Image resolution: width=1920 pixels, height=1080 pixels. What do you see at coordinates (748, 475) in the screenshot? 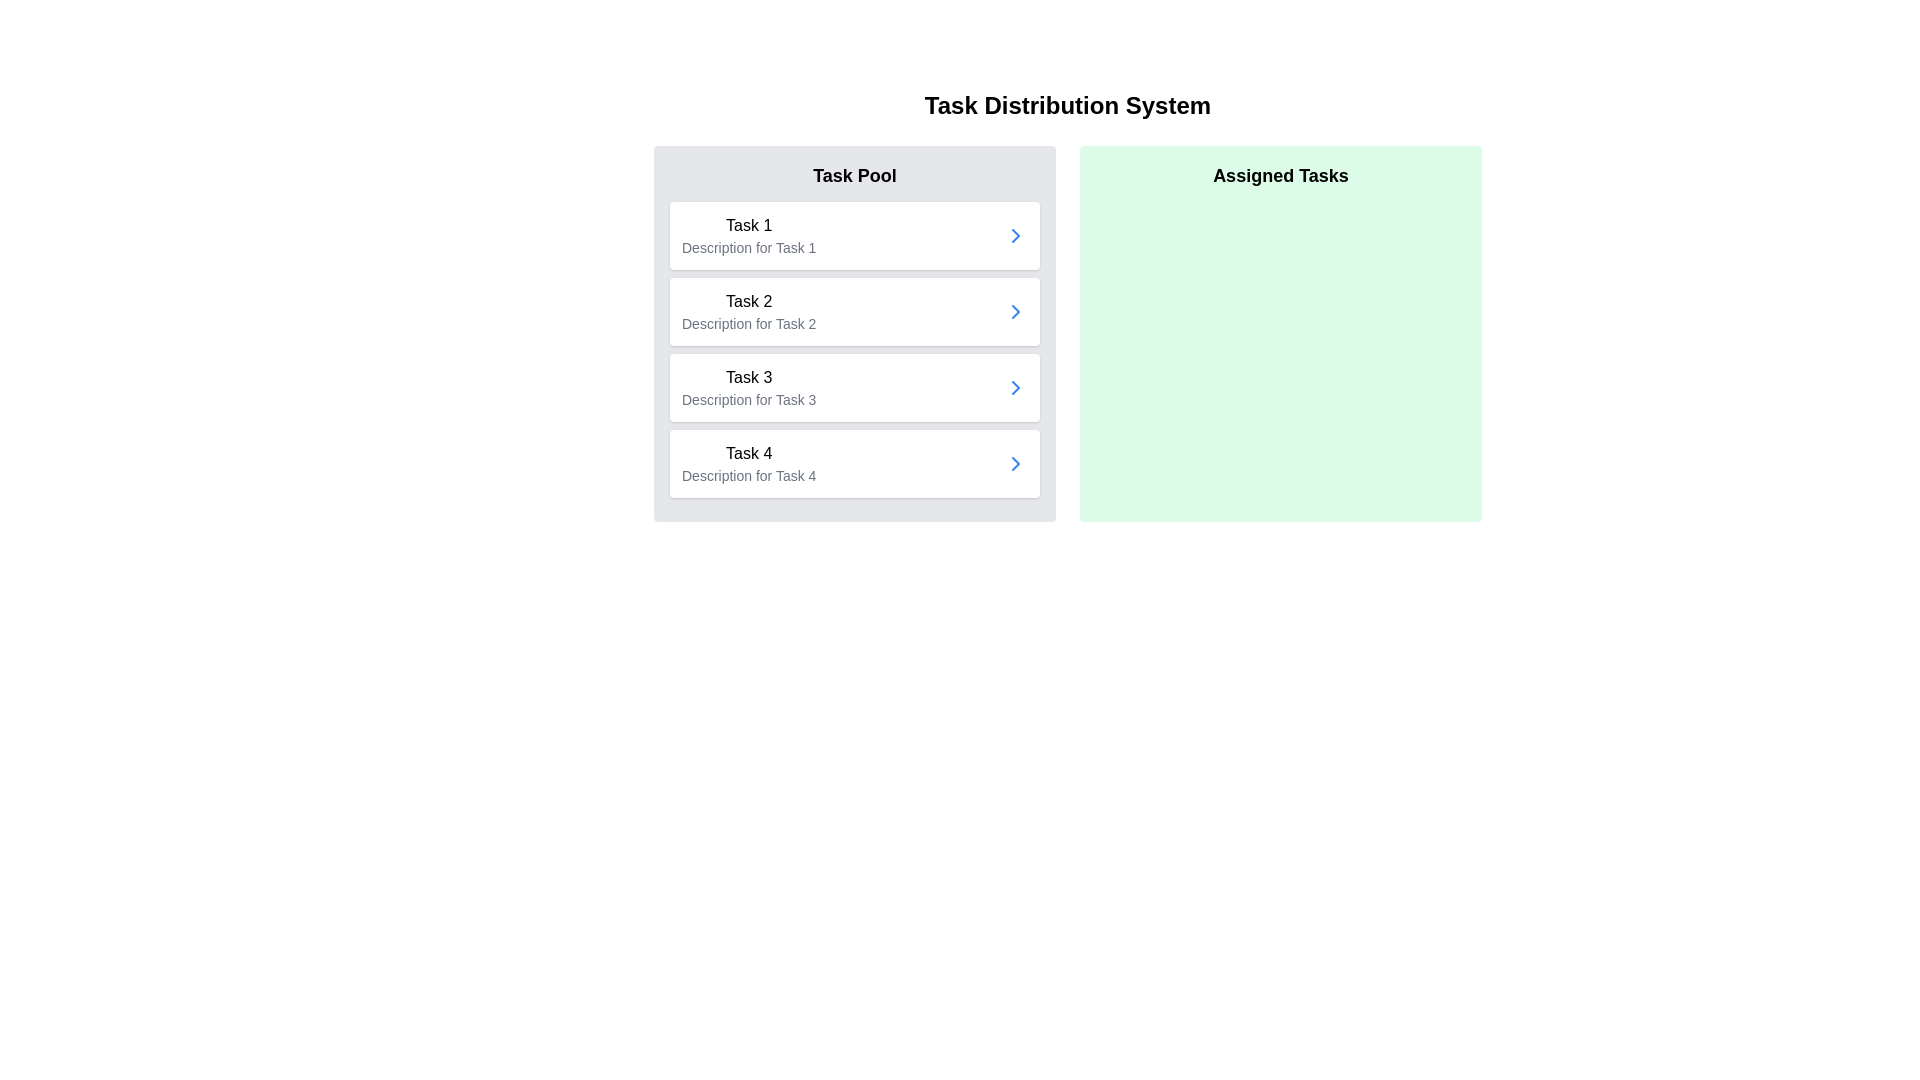
I see `the static text element displaying 'Description for Task 4', which is styled in a smaller gray font and located directly below the 'Task 4' heading` at bounding box center [748, 475].